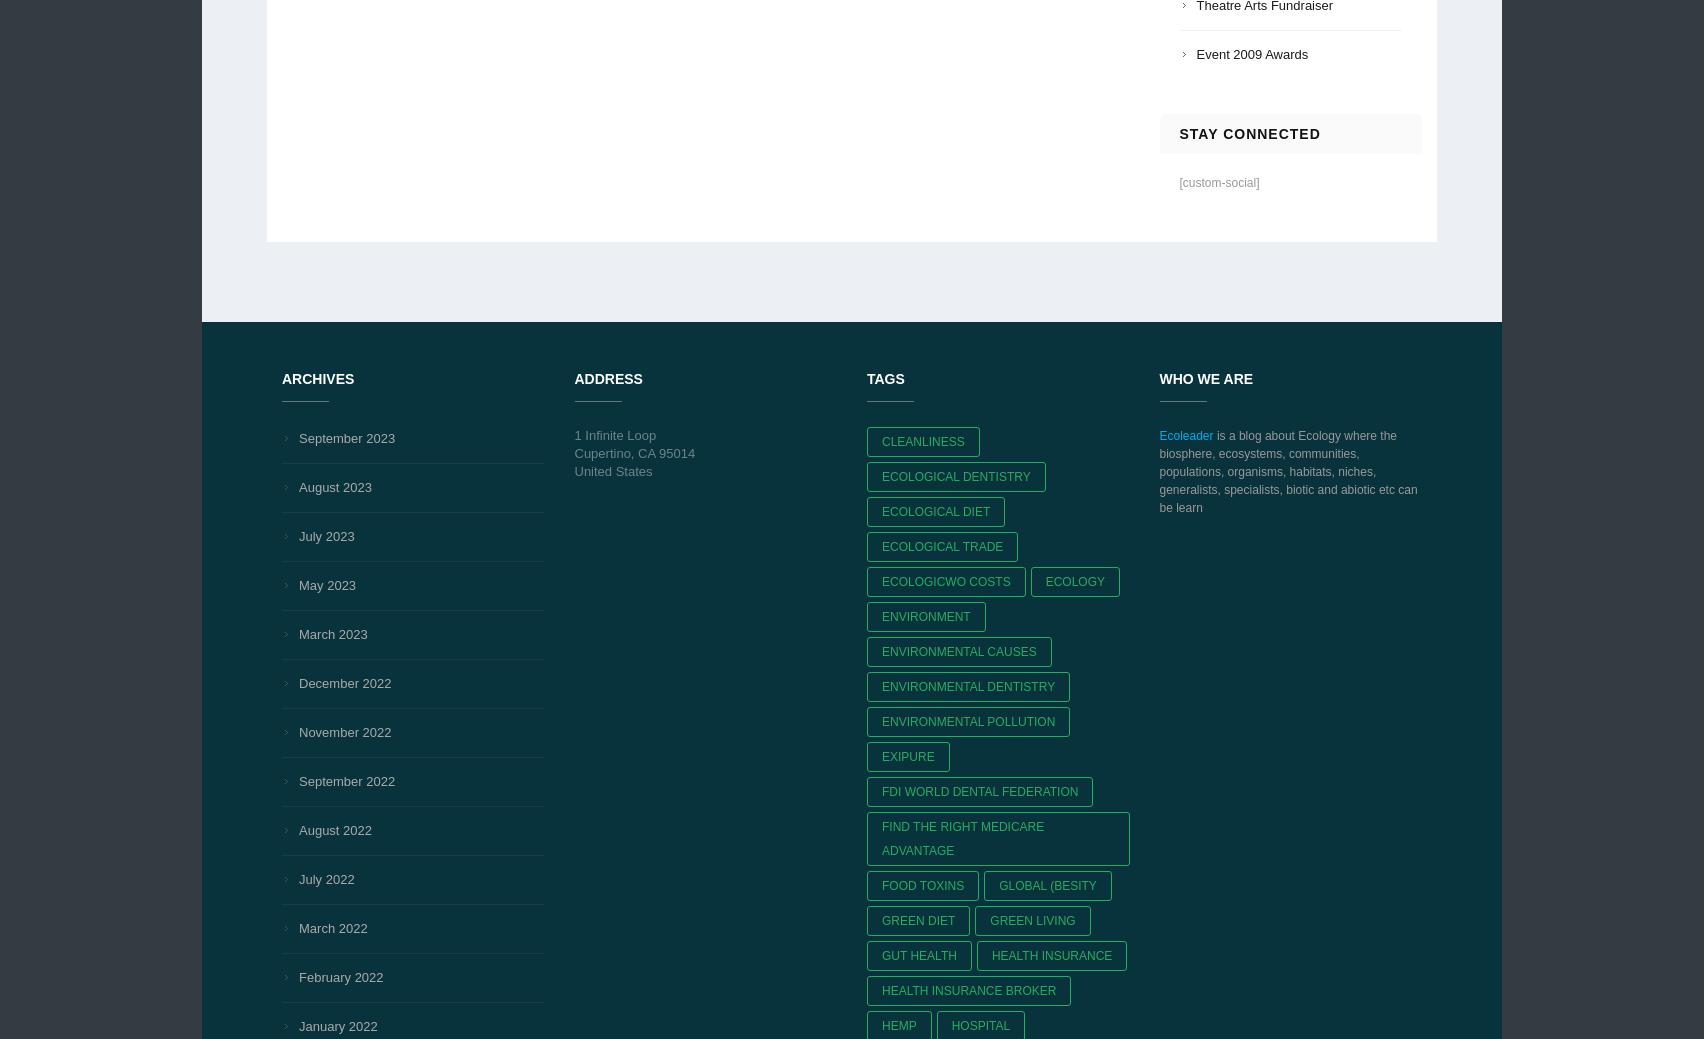  What do you see at coordinates (344, 731) in the screenshot?
I see `'November 2022'` at bounding box center [344, 731].